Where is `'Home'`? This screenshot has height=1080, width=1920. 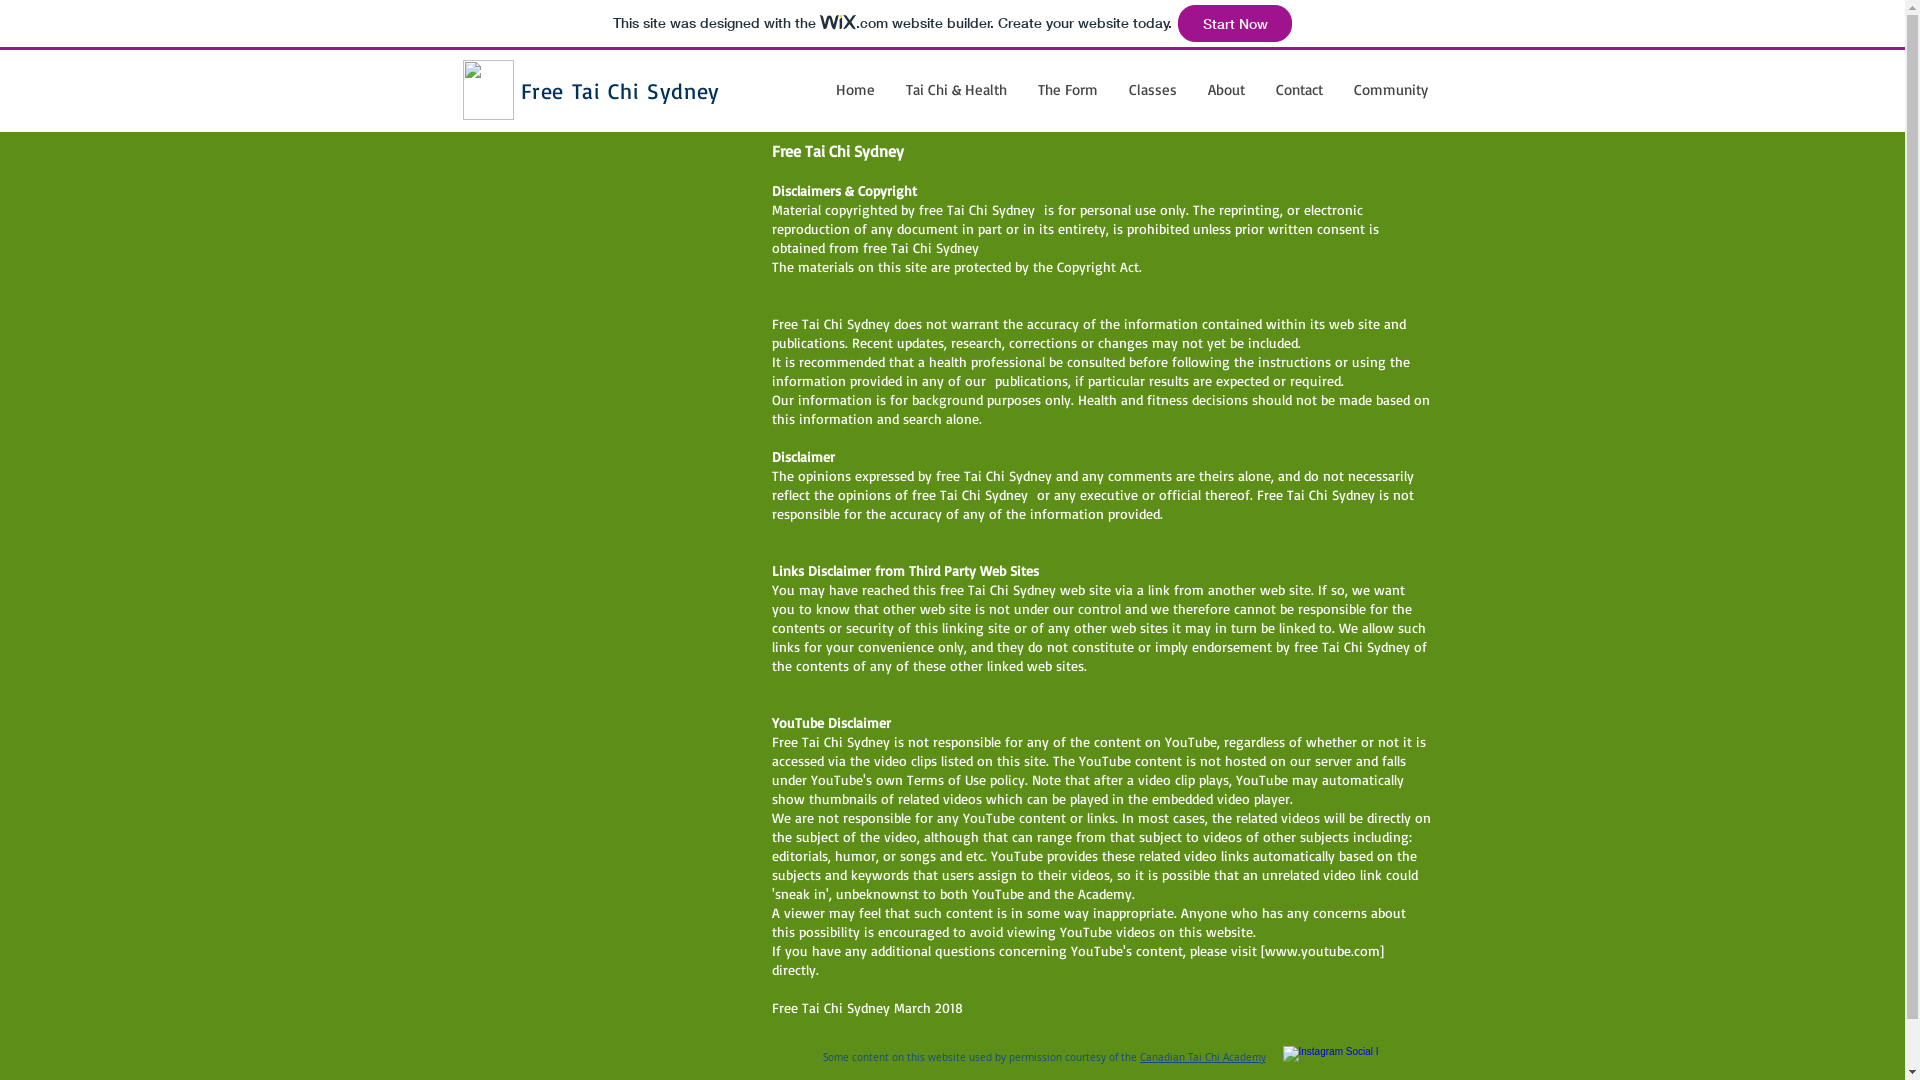 'Home' is located at coordinates (820, 88).